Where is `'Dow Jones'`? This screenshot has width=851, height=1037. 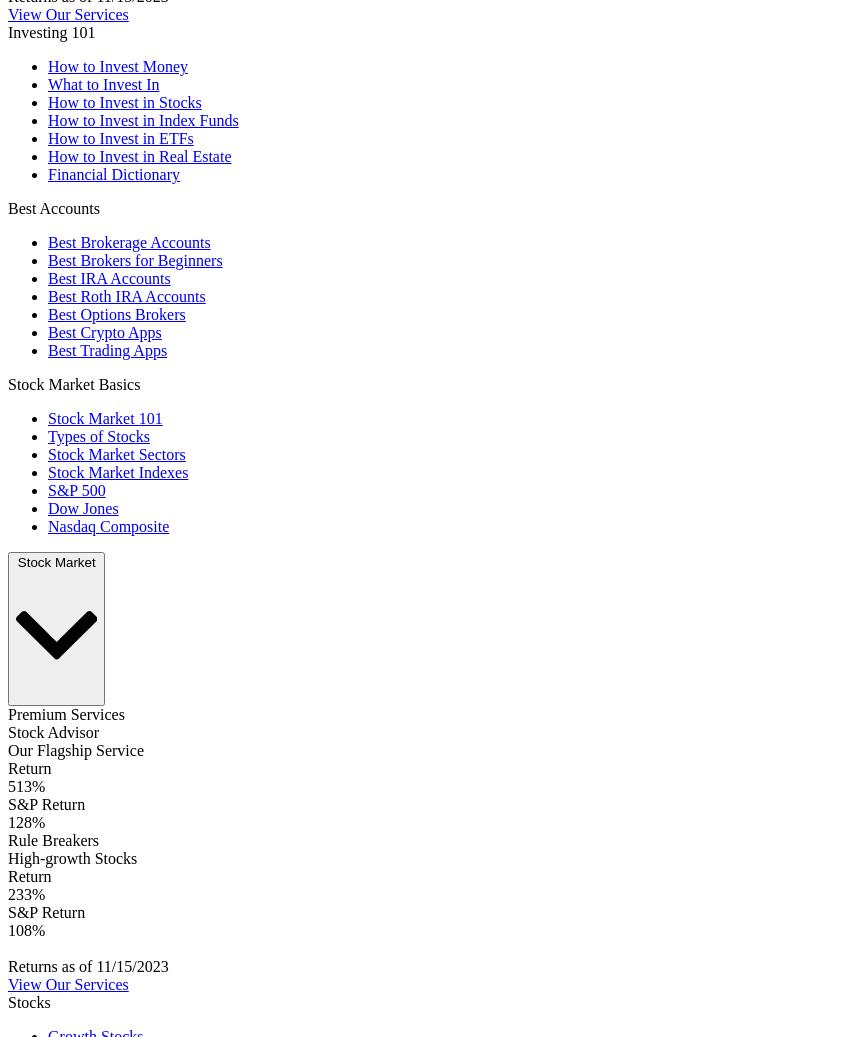
'Dow Jones' is located at coordinates (81, 507).